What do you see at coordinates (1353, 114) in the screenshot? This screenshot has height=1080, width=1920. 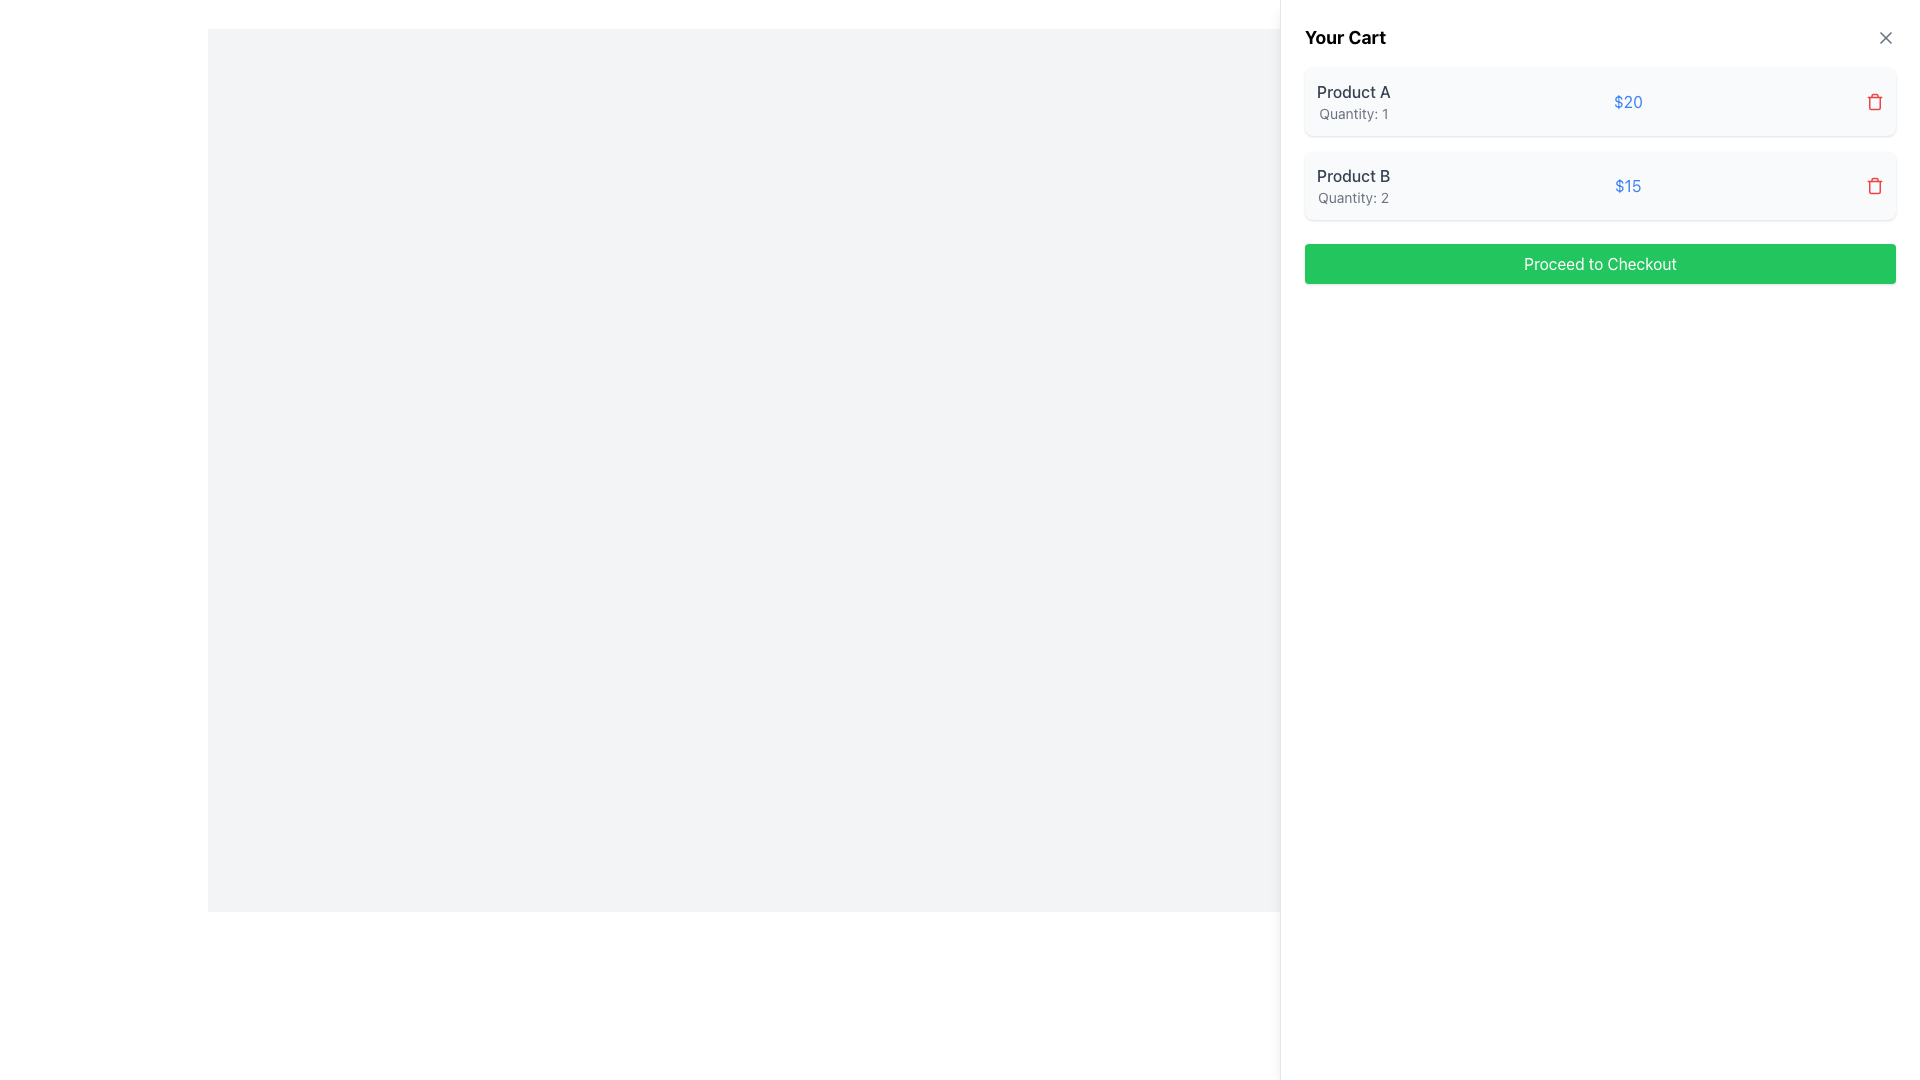 I see `the text label that displays the quantity of 'Product A' currently selected in the cart, located directly below the 'Product A' label in the cart summary section` at bounding box center [1353, 114].